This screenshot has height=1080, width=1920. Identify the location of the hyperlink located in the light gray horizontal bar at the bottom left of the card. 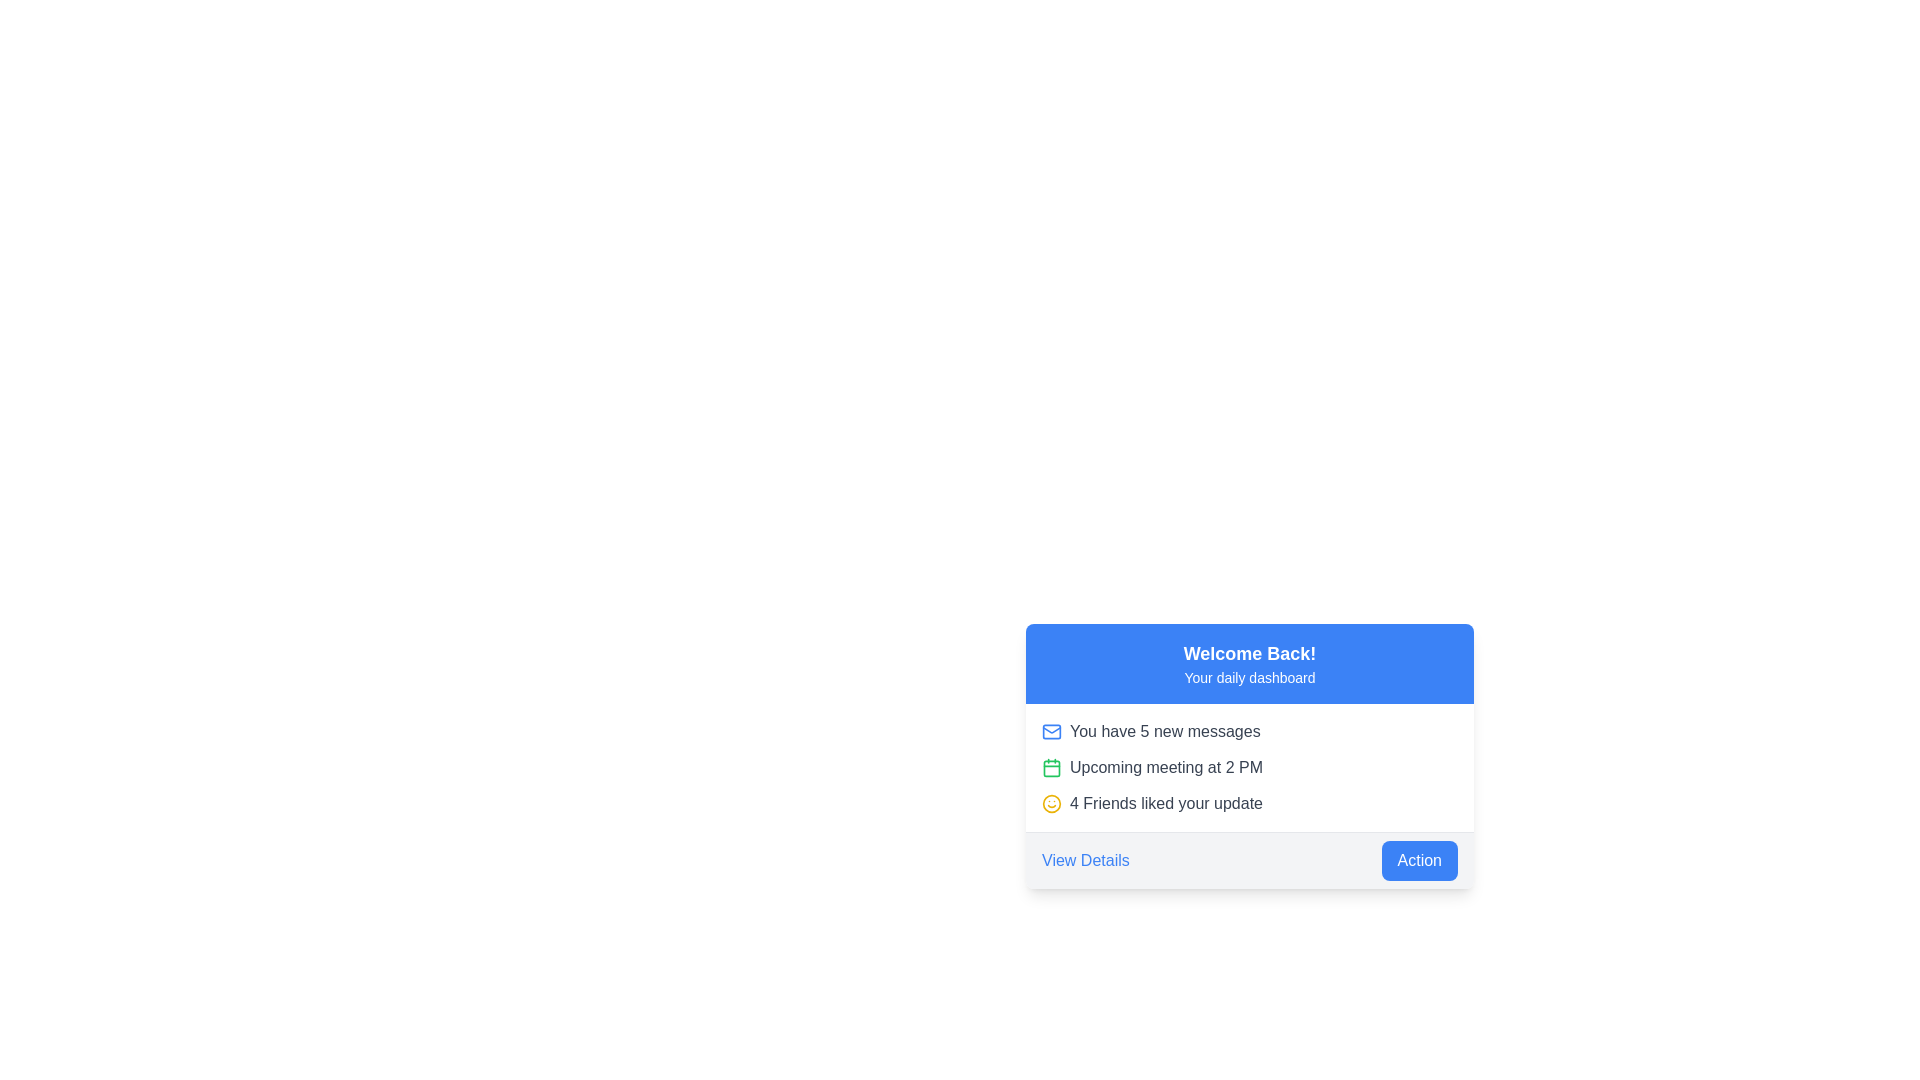
(1084, 859).